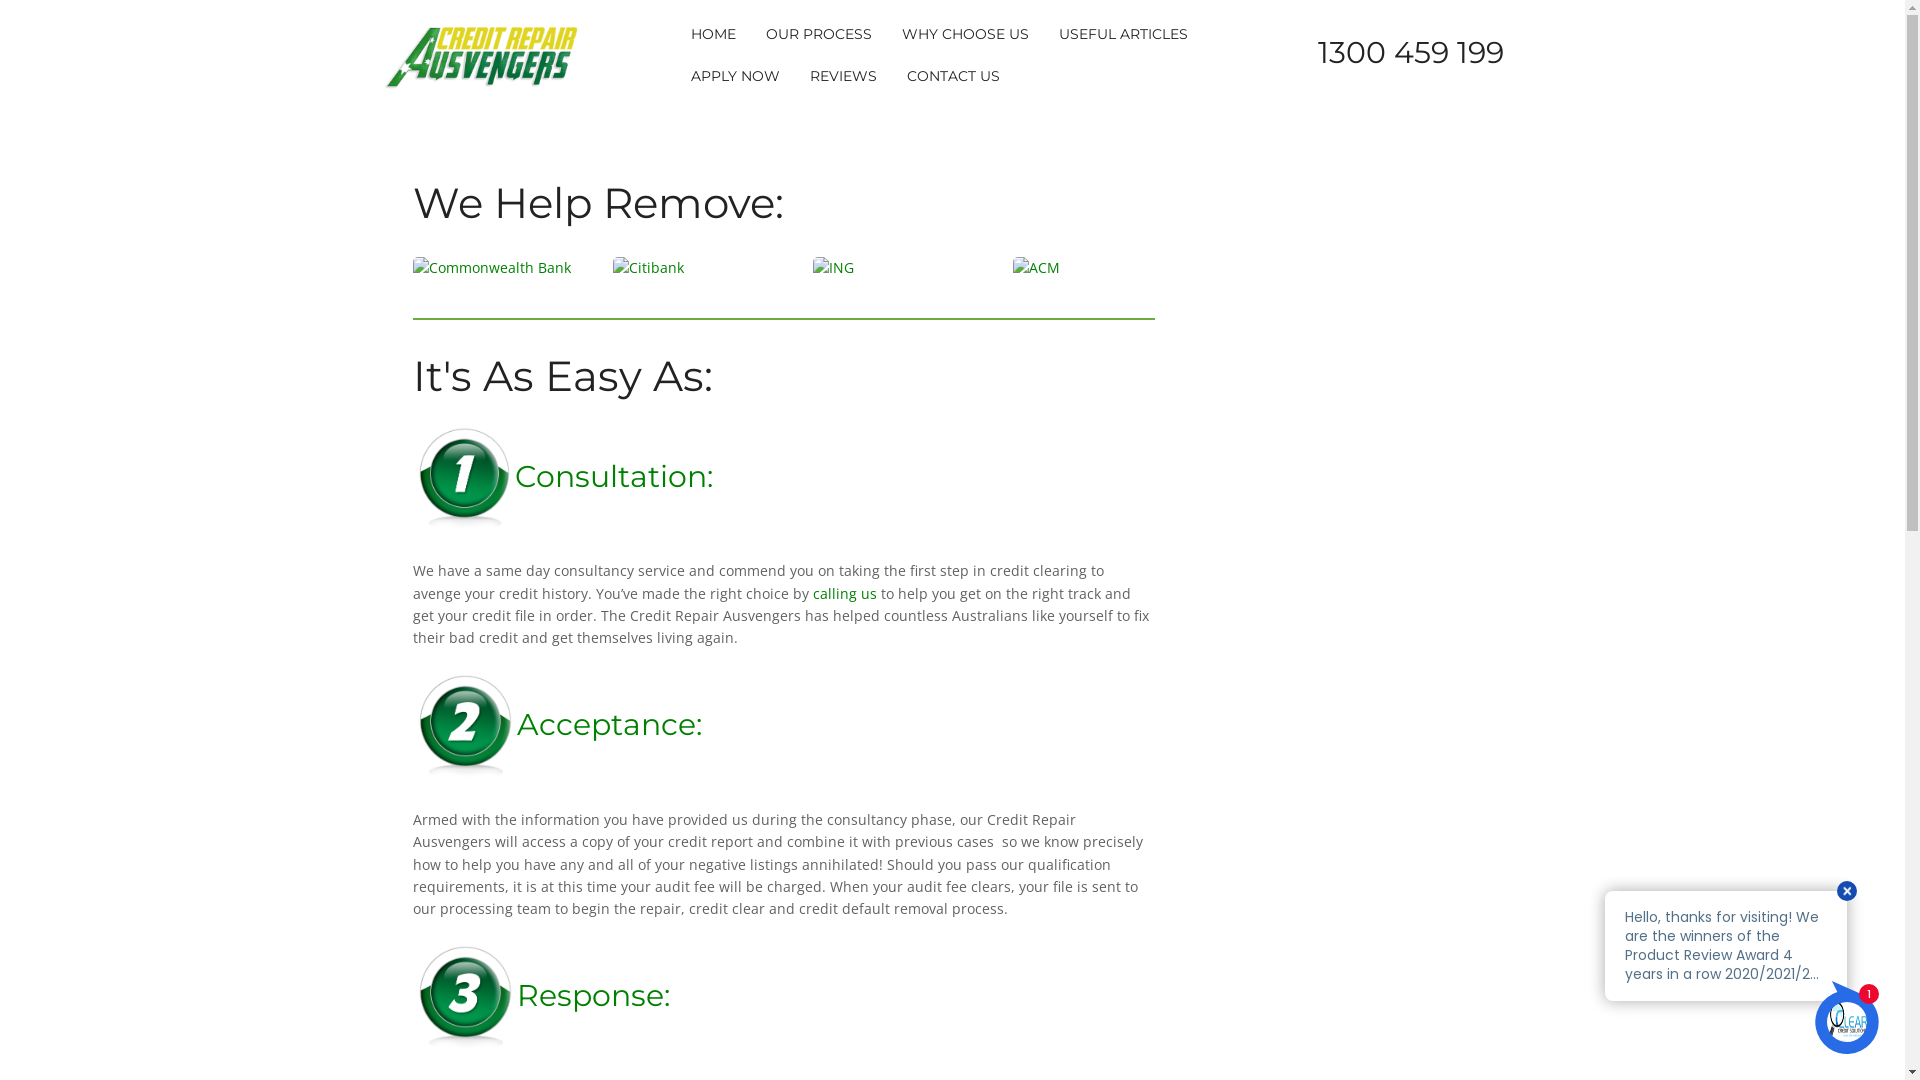  I want to click on 'WHY CHOOSE US', so click(886, 34).